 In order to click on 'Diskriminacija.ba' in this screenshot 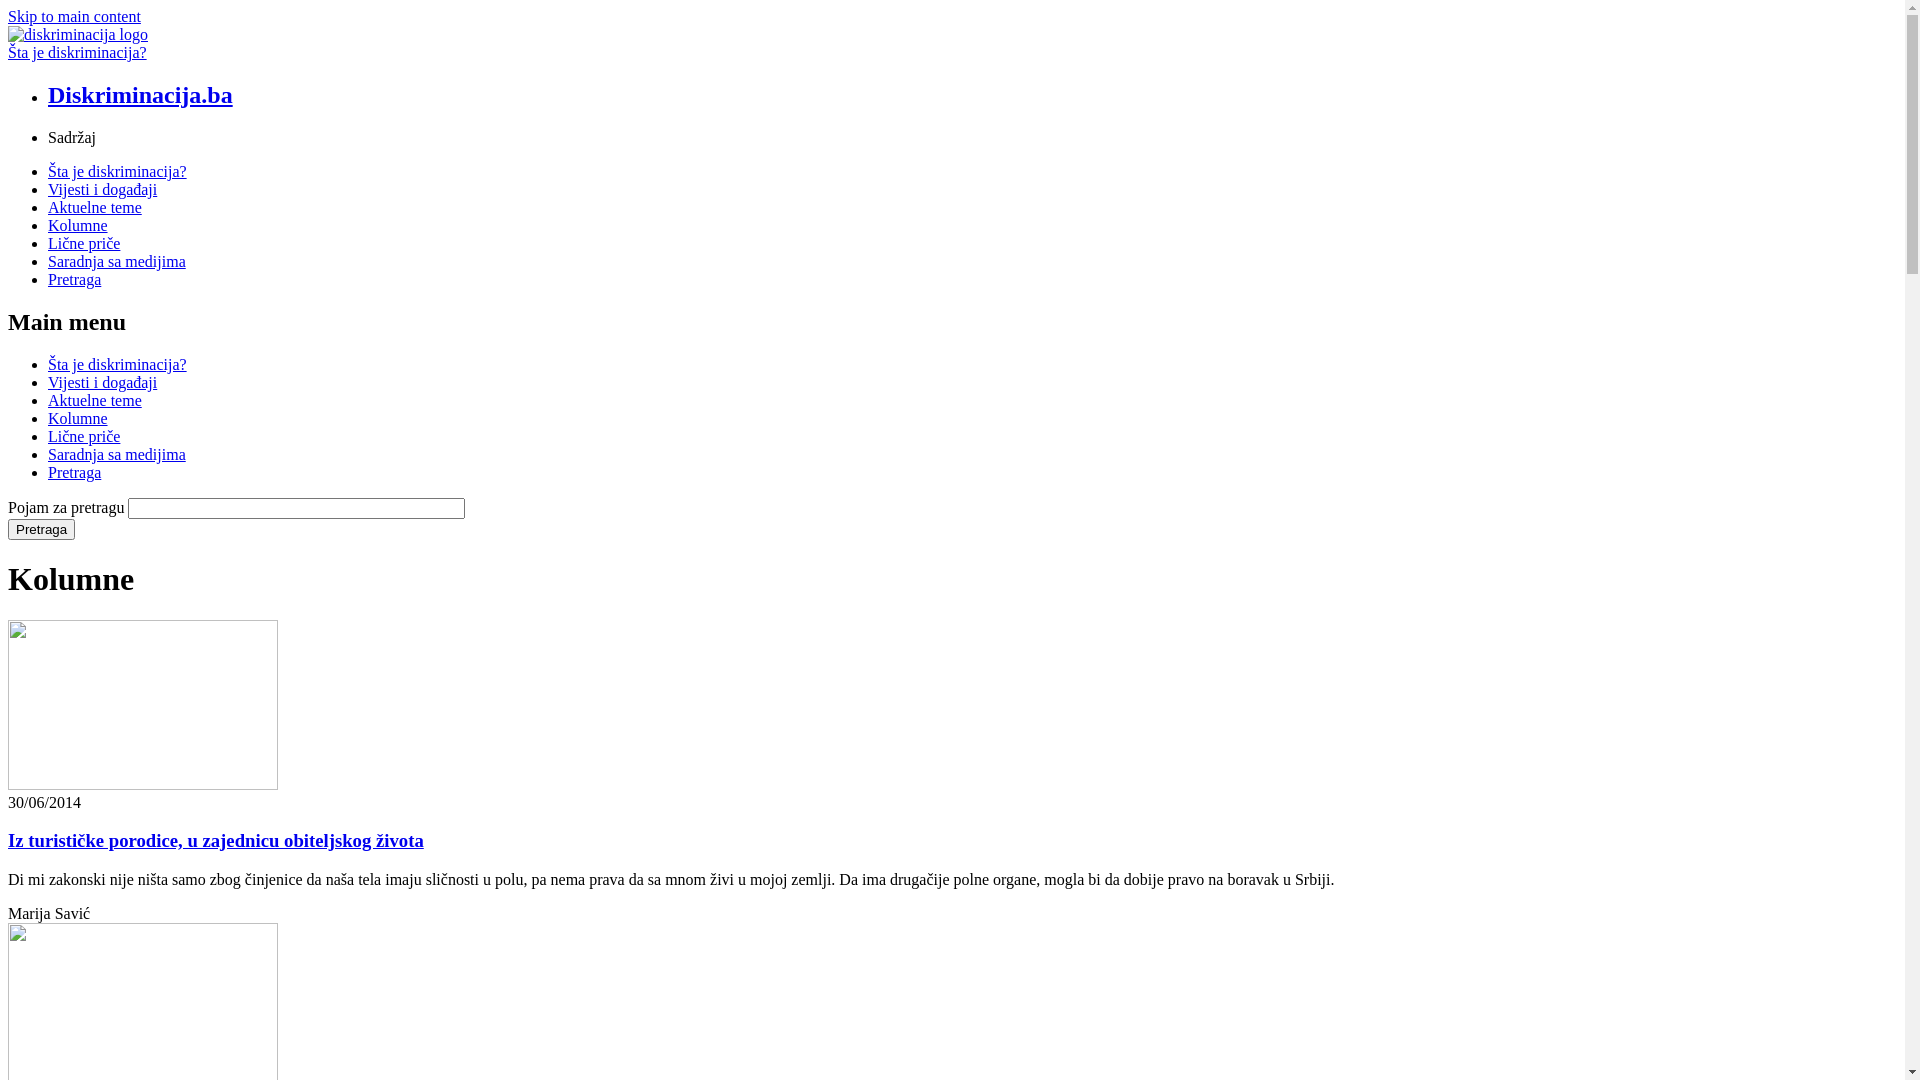, I will do `click(139, 95)`.